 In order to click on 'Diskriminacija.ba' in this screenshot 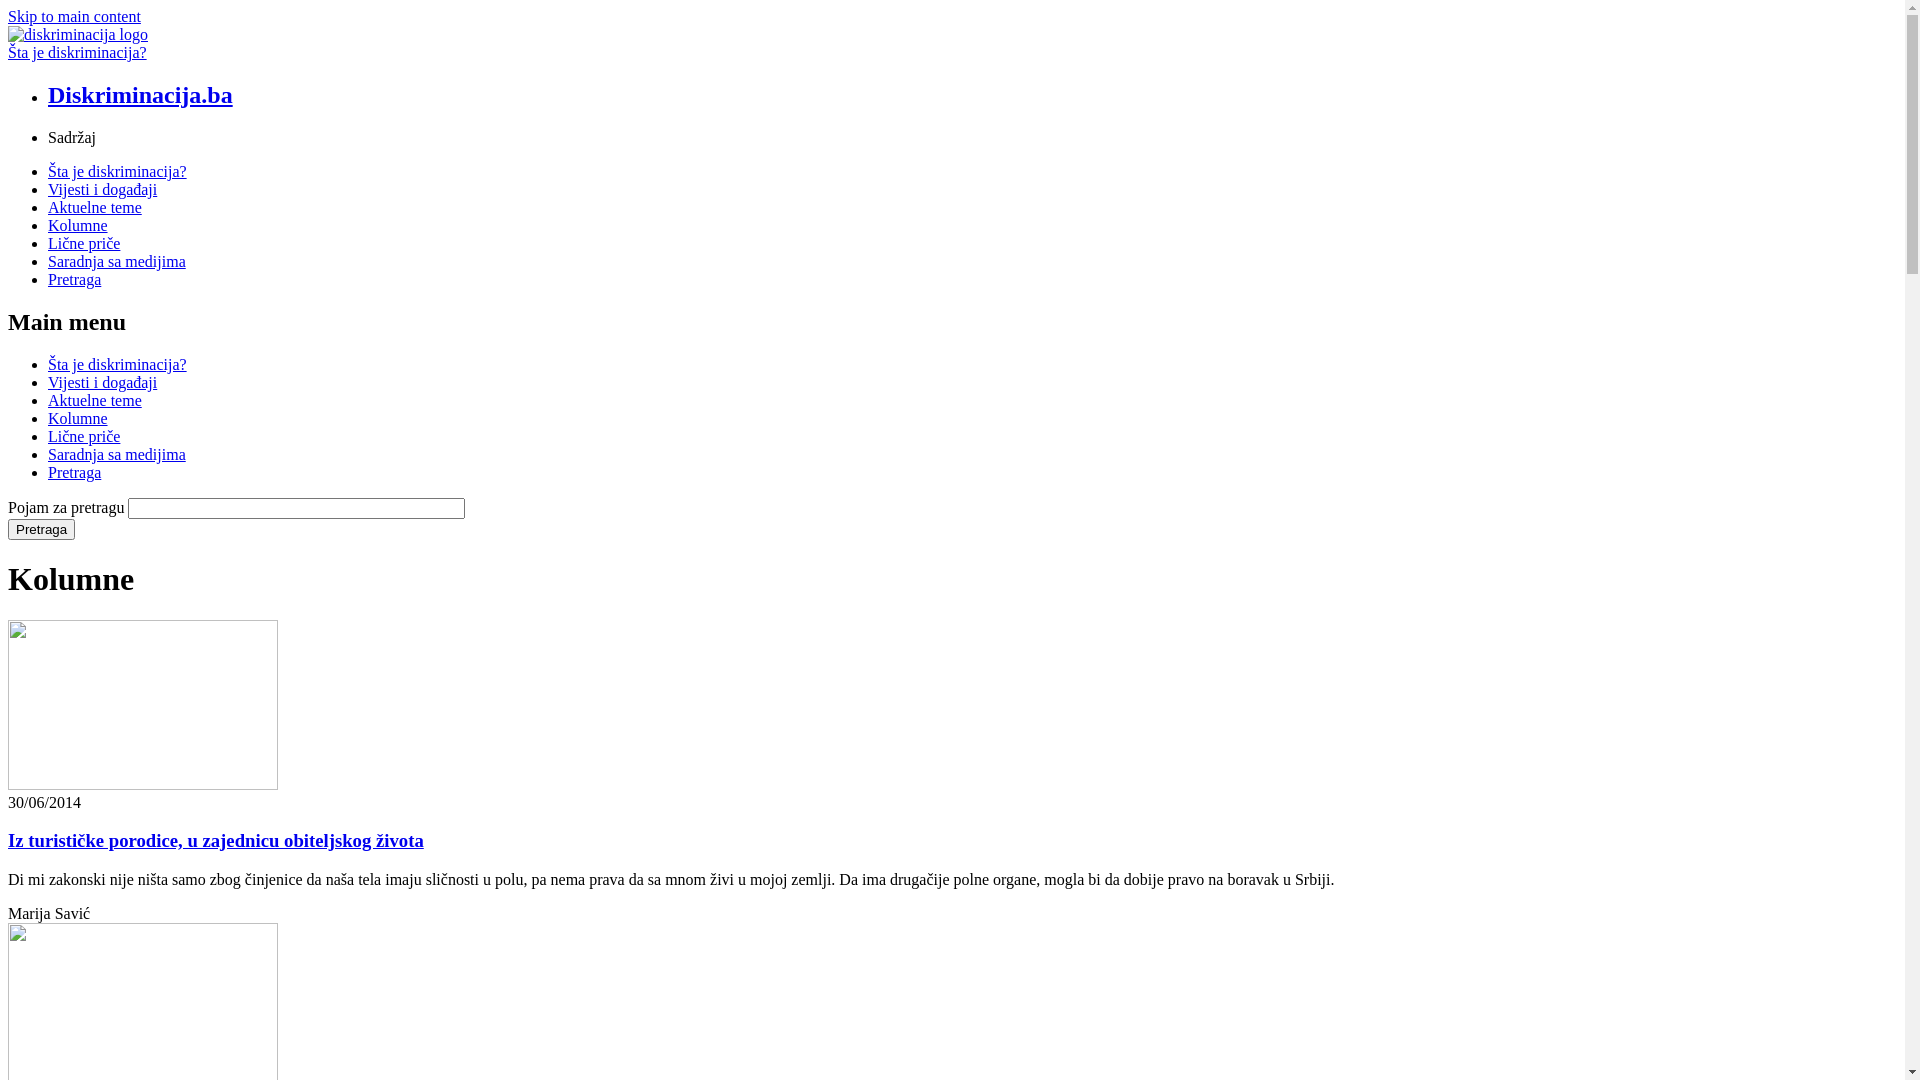, I will do `click(139, 95)`.